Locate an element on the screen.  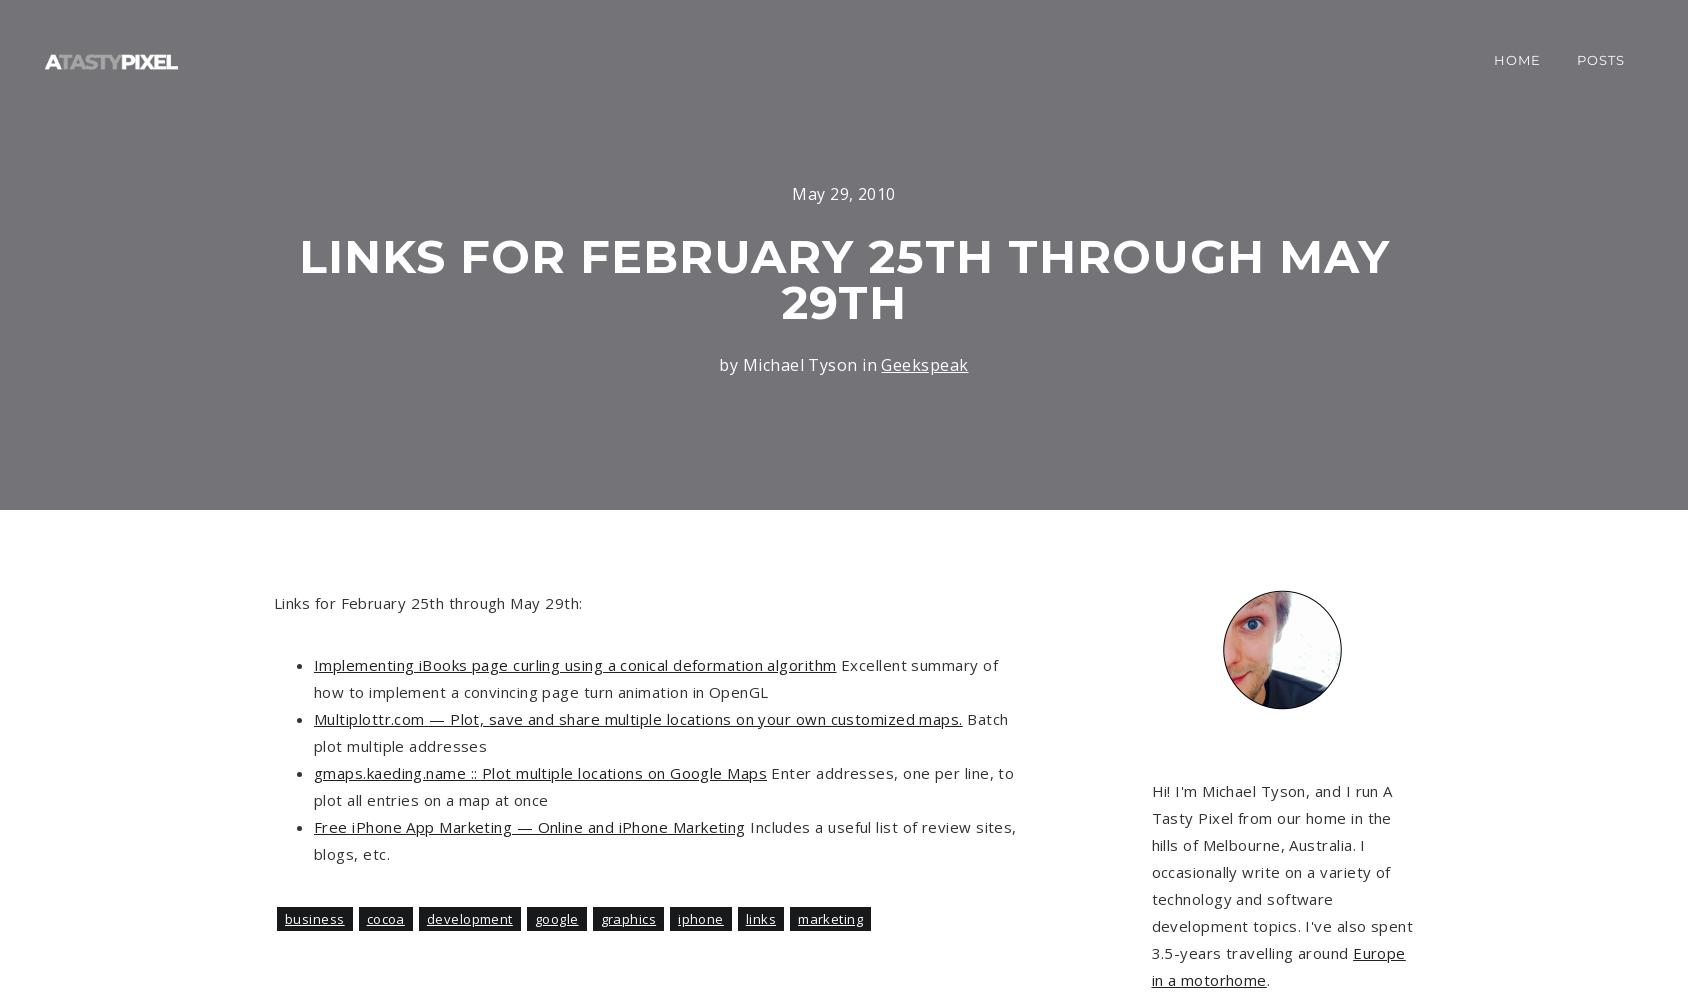
'Implementing iBooks page curling using a conical deformation algorithm' is located at coordinates (312, 664).